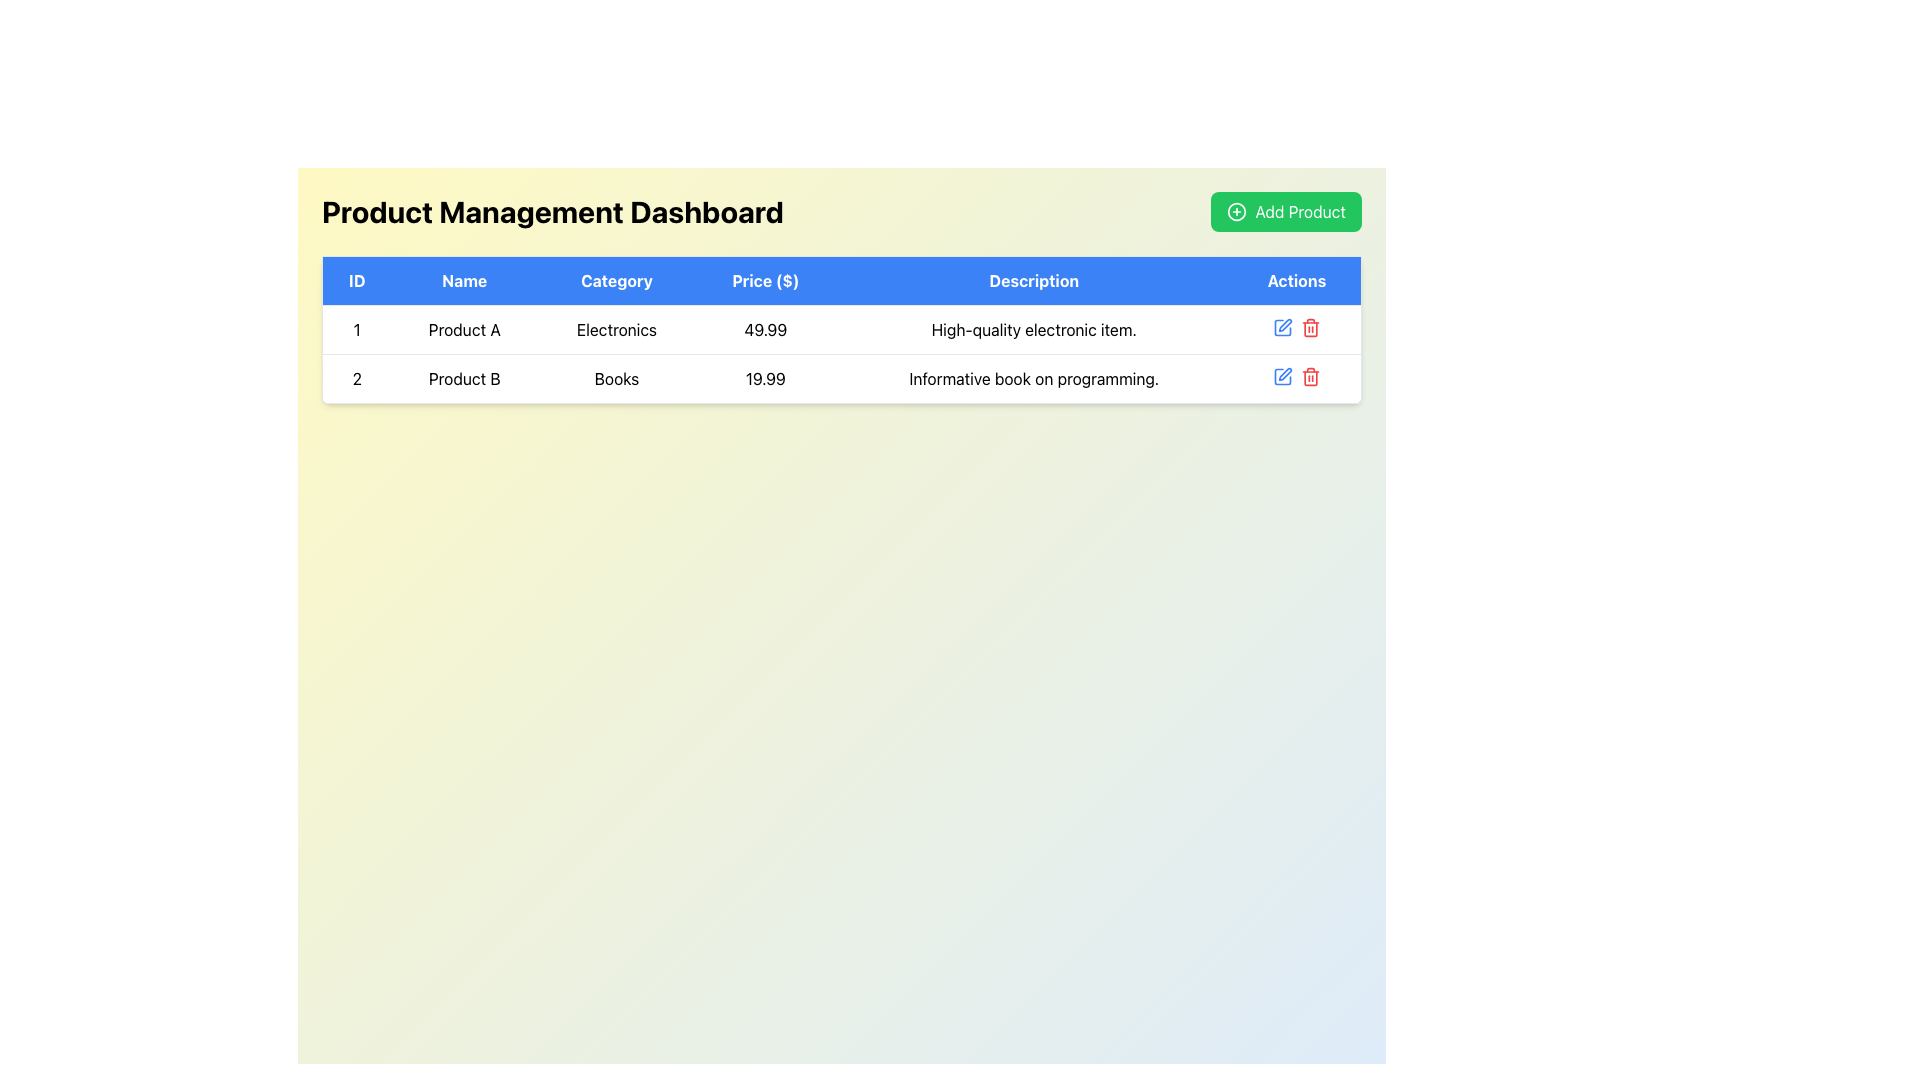 The width and height of the screenshot is (1920, 1080). I want to click on text denoting the category of the product as 'Books', located in the second row of the table under the 'Category' column, between 'Product B' and '19.99', so click(616, 378).